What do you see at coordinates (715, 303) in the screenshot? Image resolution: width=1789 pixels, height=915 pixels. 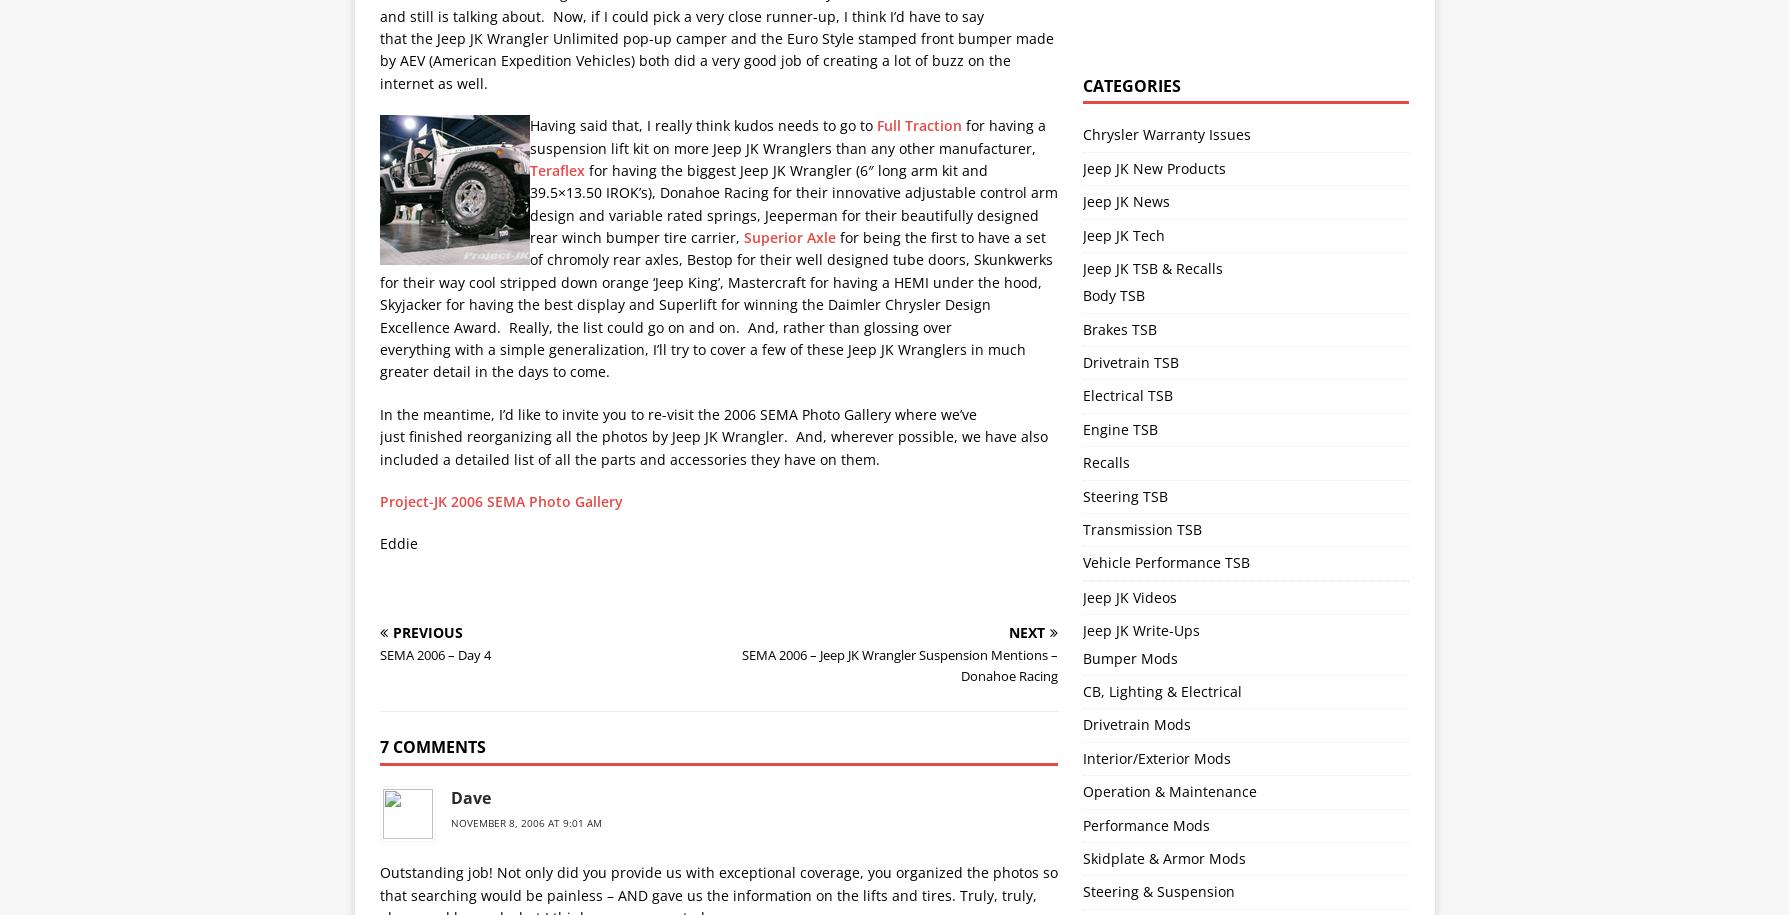 I see `'for being the first to have a set of chromoly rear axles, Bestop for their well designed tube doors, Skunkwerks for their way cool stripped down orange ‘Jeep King’, Mastercraft for having a HEMI under the hood, Skyjacker for having the best display and Superlift for winning the Daimler Chrysler Design Excellence Award.  Really, the list could go on and on.  And, rather than glossing over everything with a simple generalization, I’ll try to cover a few of these Jeep JK Wranglers in much greater detail in the days to come.'` at bounding box center [715, 303].